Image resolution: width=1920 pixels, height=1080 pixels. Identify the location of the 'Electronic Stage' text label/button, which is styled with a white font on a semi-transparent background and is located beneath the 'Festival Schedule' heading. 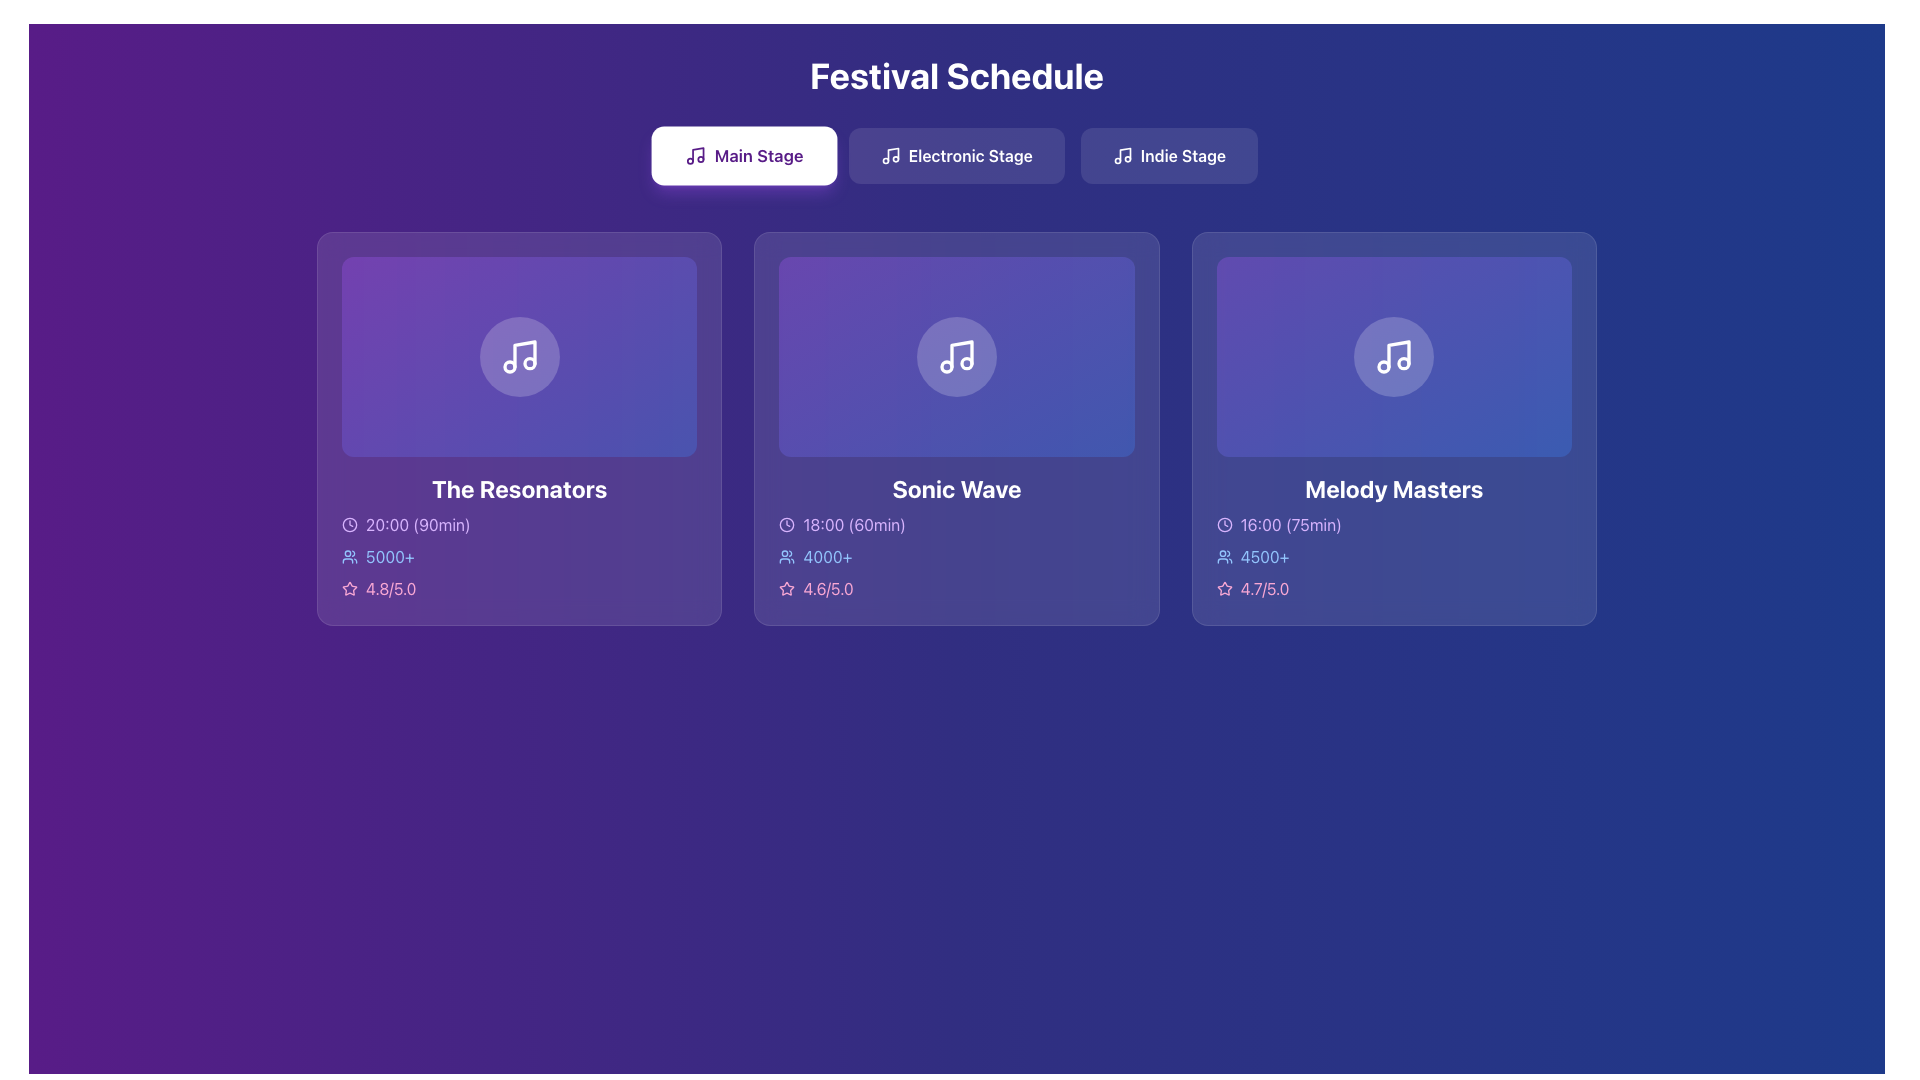
(970, 154).